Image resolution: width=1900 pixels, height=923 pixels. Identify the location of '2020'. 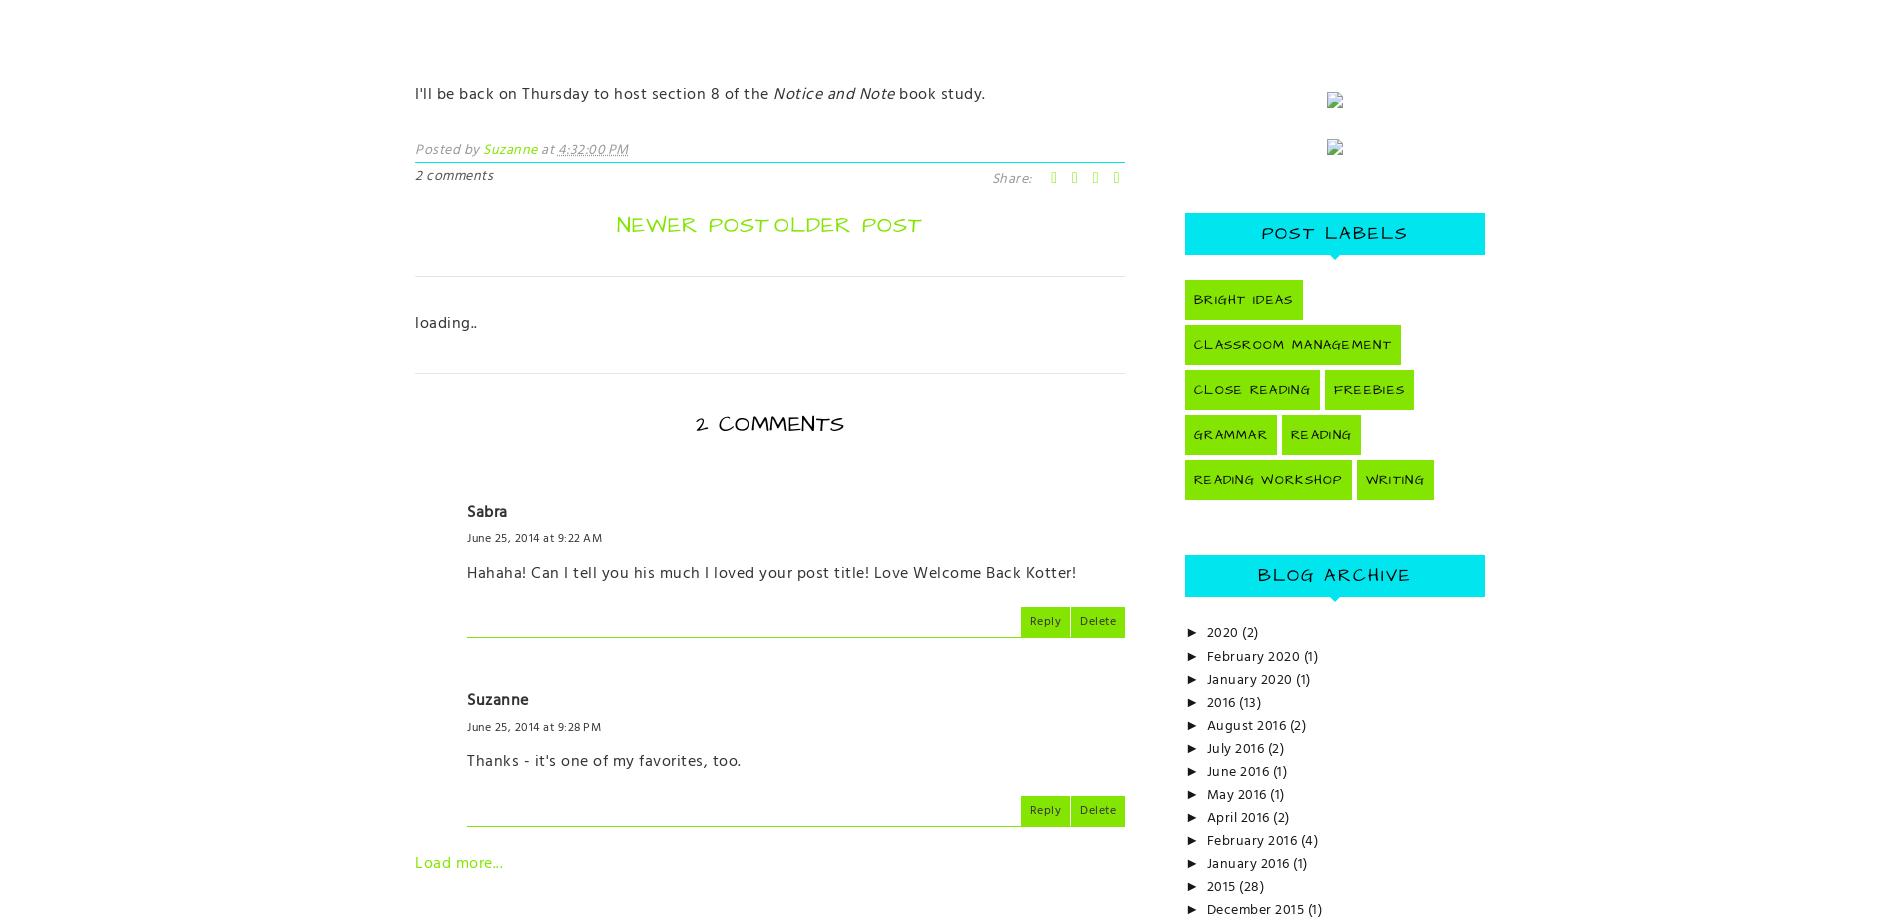
(1222, 632).